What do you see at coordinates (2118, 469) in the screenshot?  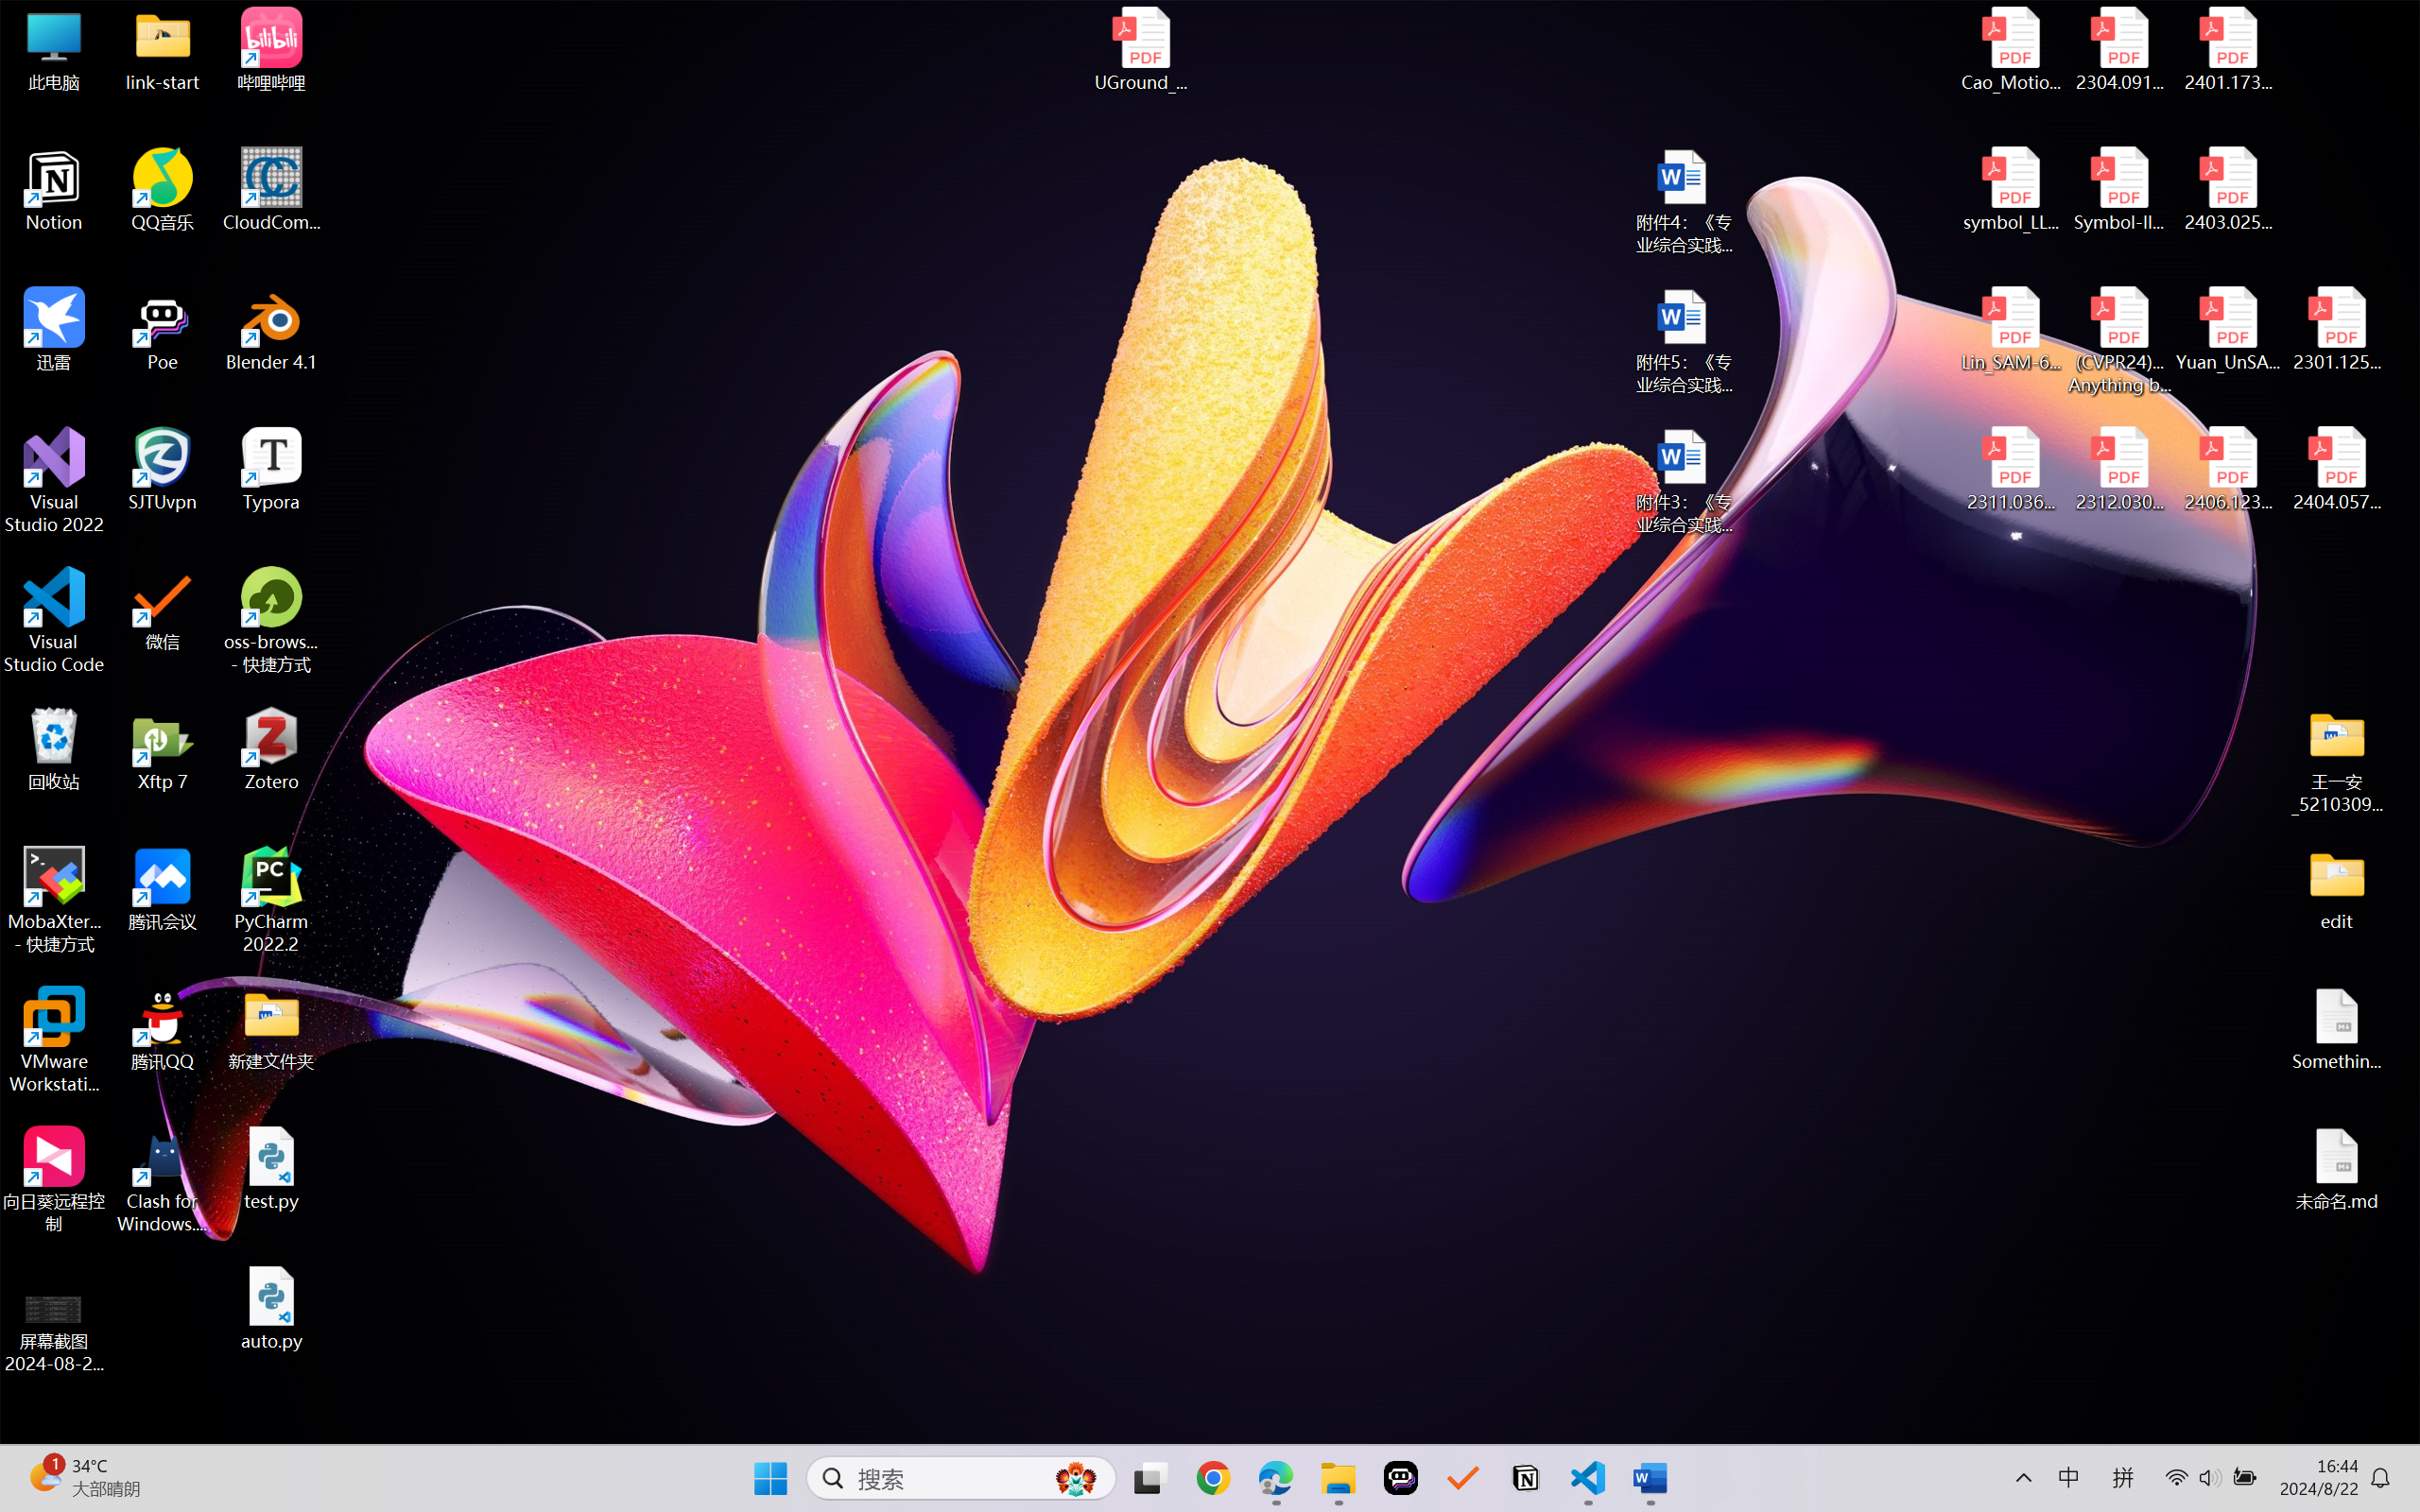 I see `'2312.03032v2.pdf'` at bounding box center [2118, 469].